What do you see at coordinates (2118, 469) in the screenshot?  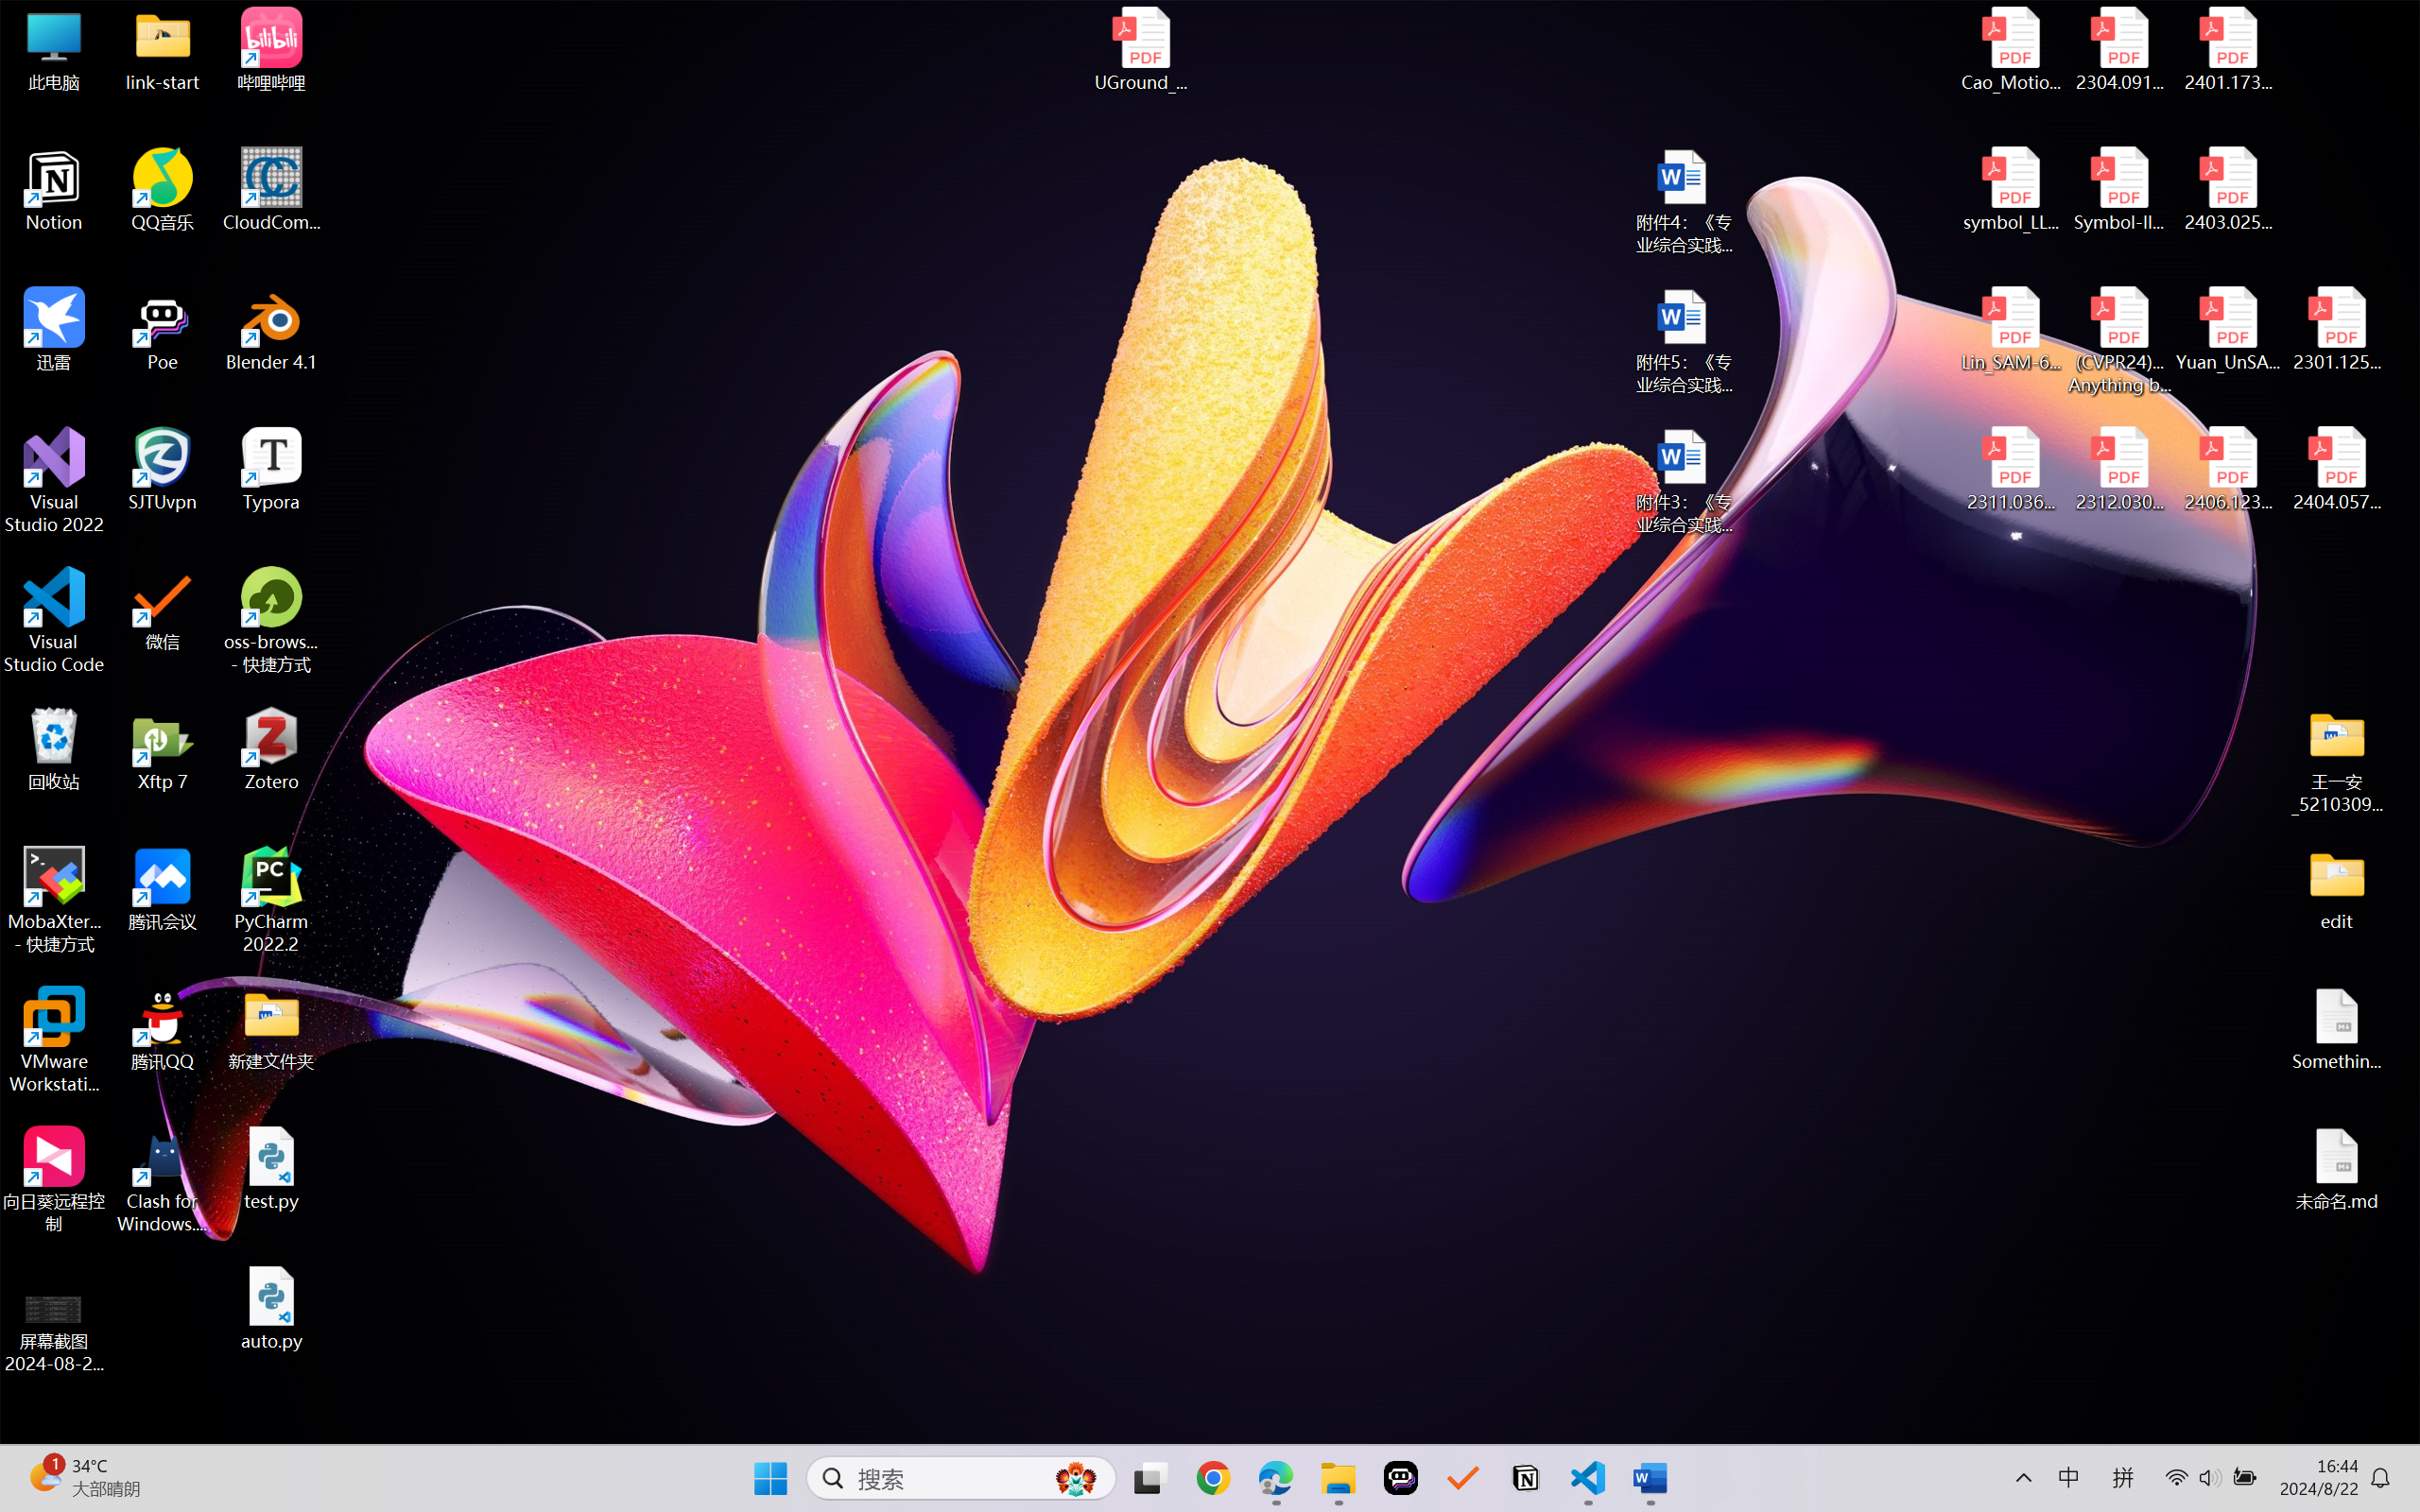 I see `'2312.03032v2.pdf'` at bounding box center [2118, 469].